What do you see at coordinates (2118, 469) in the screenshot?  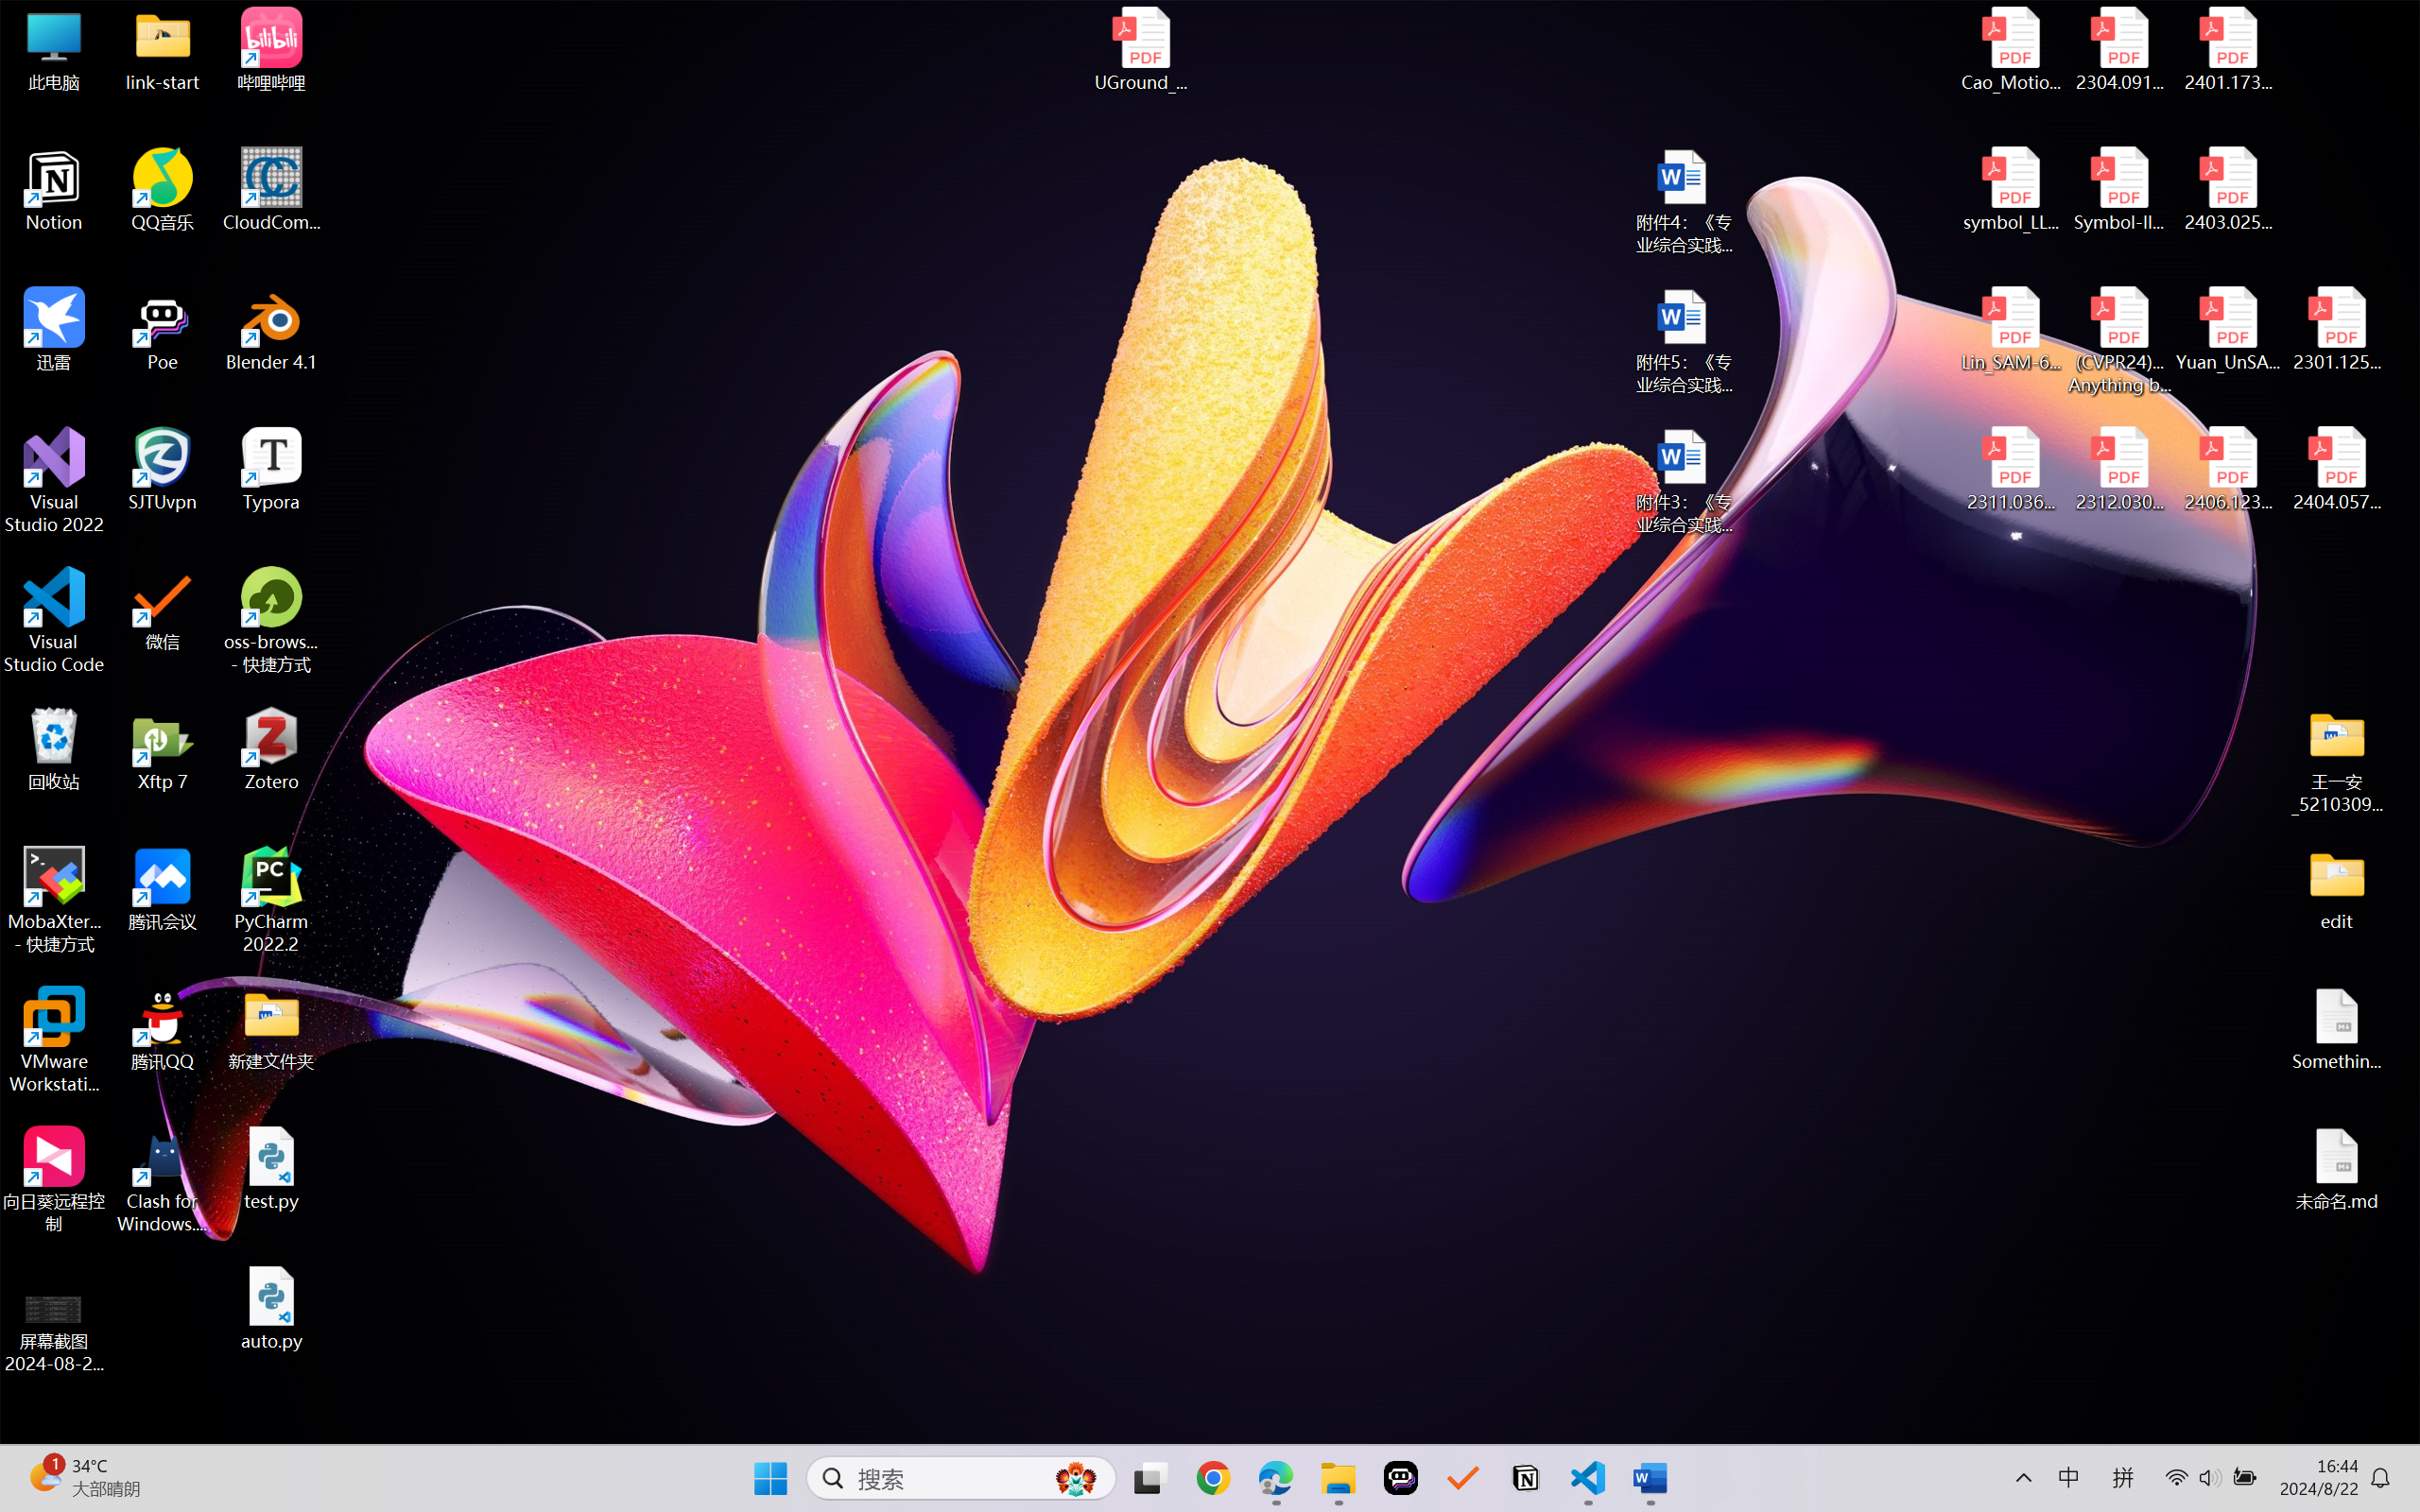 I see `'2312.03032v2.pdf'` at bounding box center [2118, 469].